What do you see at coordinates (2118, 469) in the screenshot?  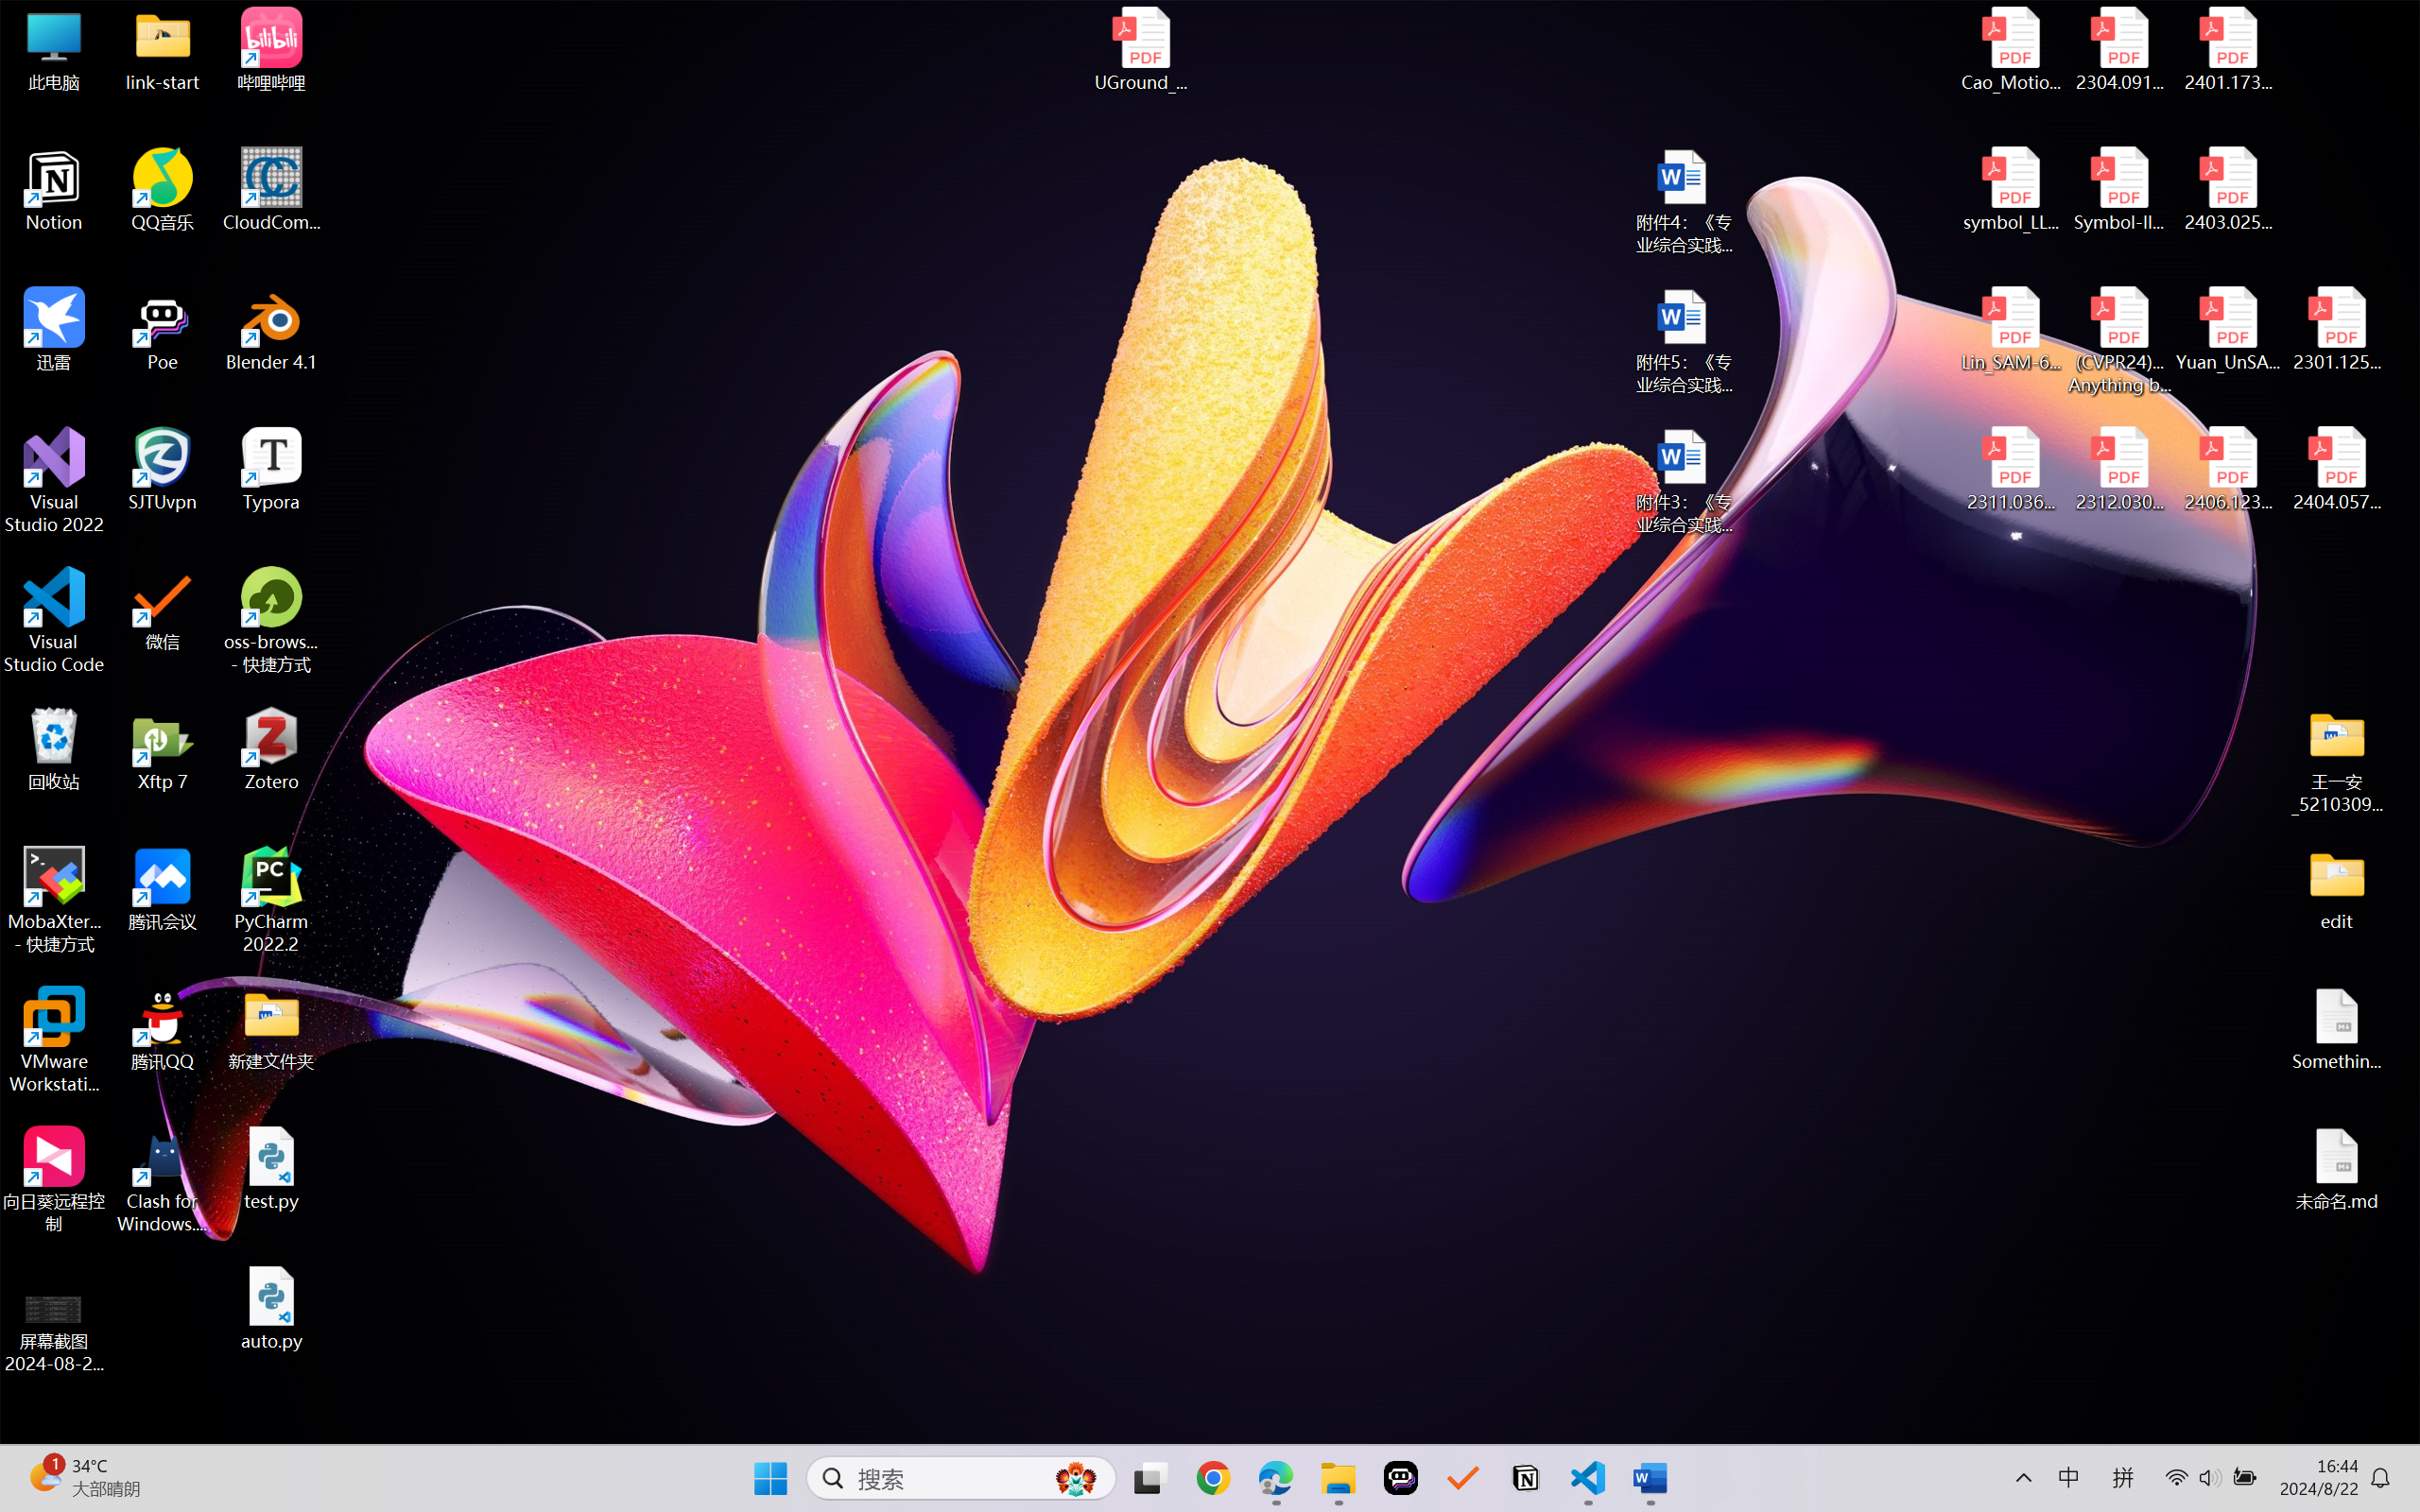 I see `'2312.03032v2.pdf'` at bounding box center [2118, 469].